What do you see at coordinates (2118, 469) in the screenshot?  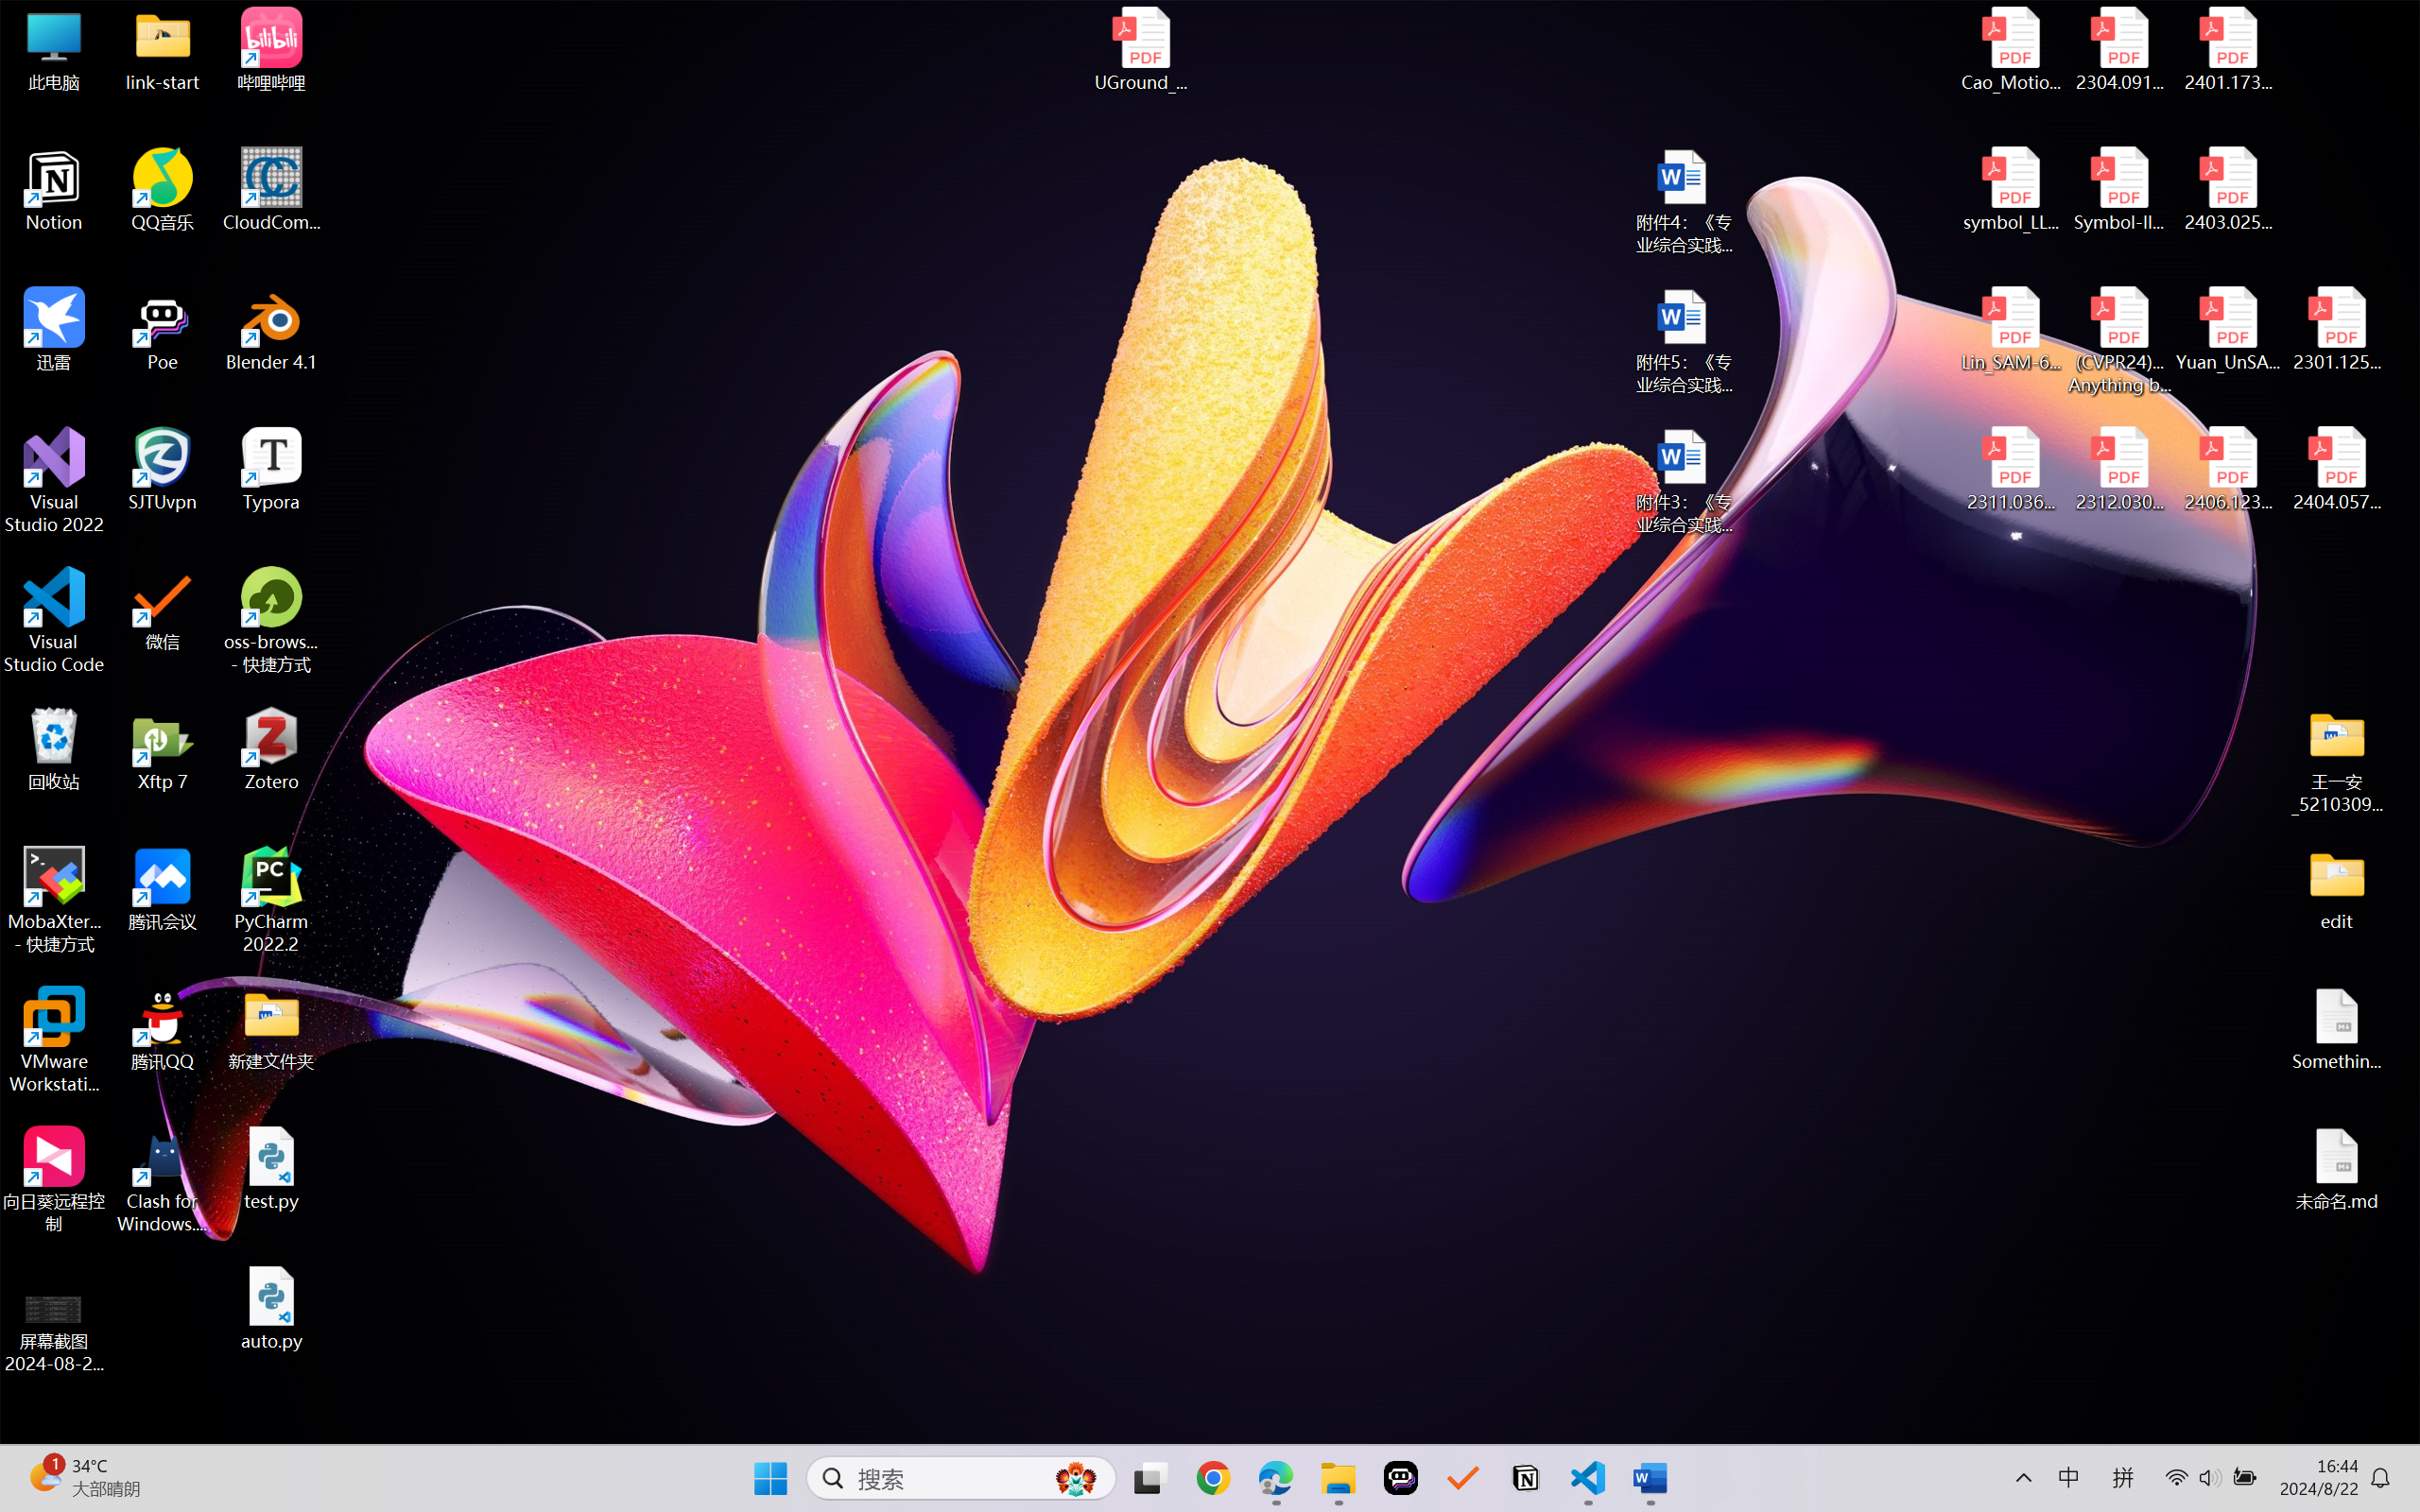 I see `'2312.03032v2.pdf'` at bounding box center [2118, 469].